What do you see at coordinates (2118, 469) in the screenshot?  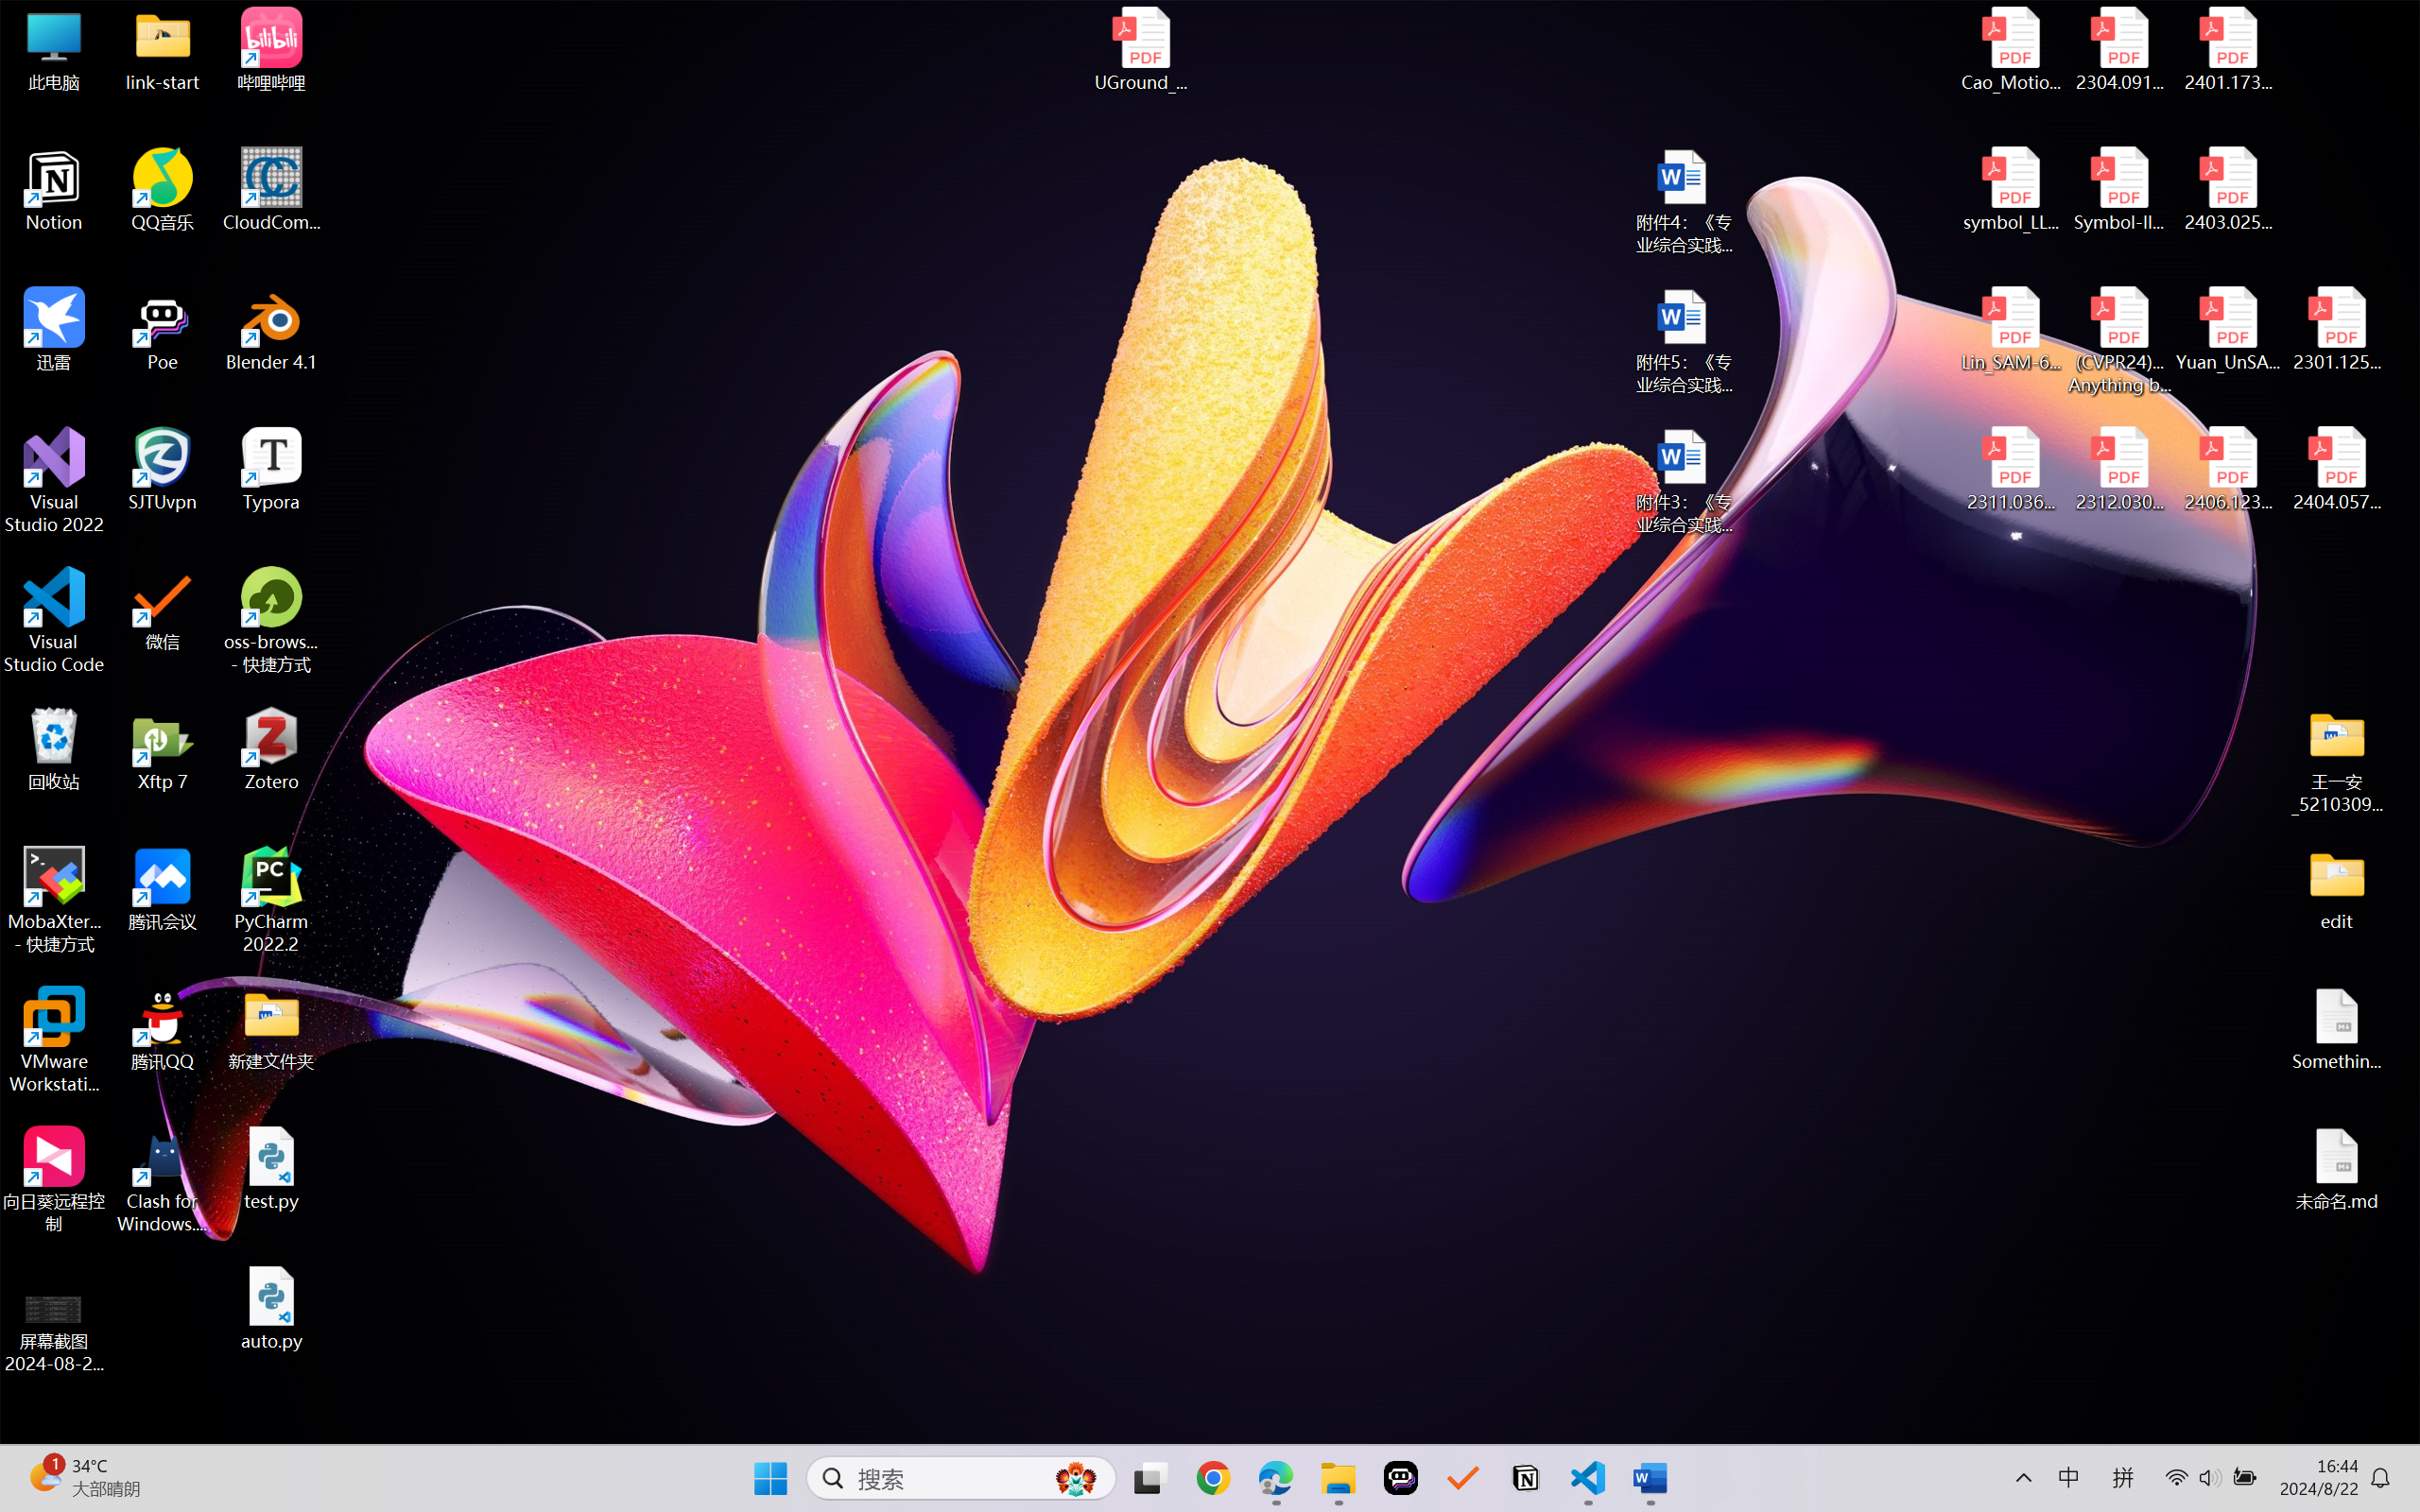 I see `'2312.03032v2.pdf'` at bounding box center [2118, 469].